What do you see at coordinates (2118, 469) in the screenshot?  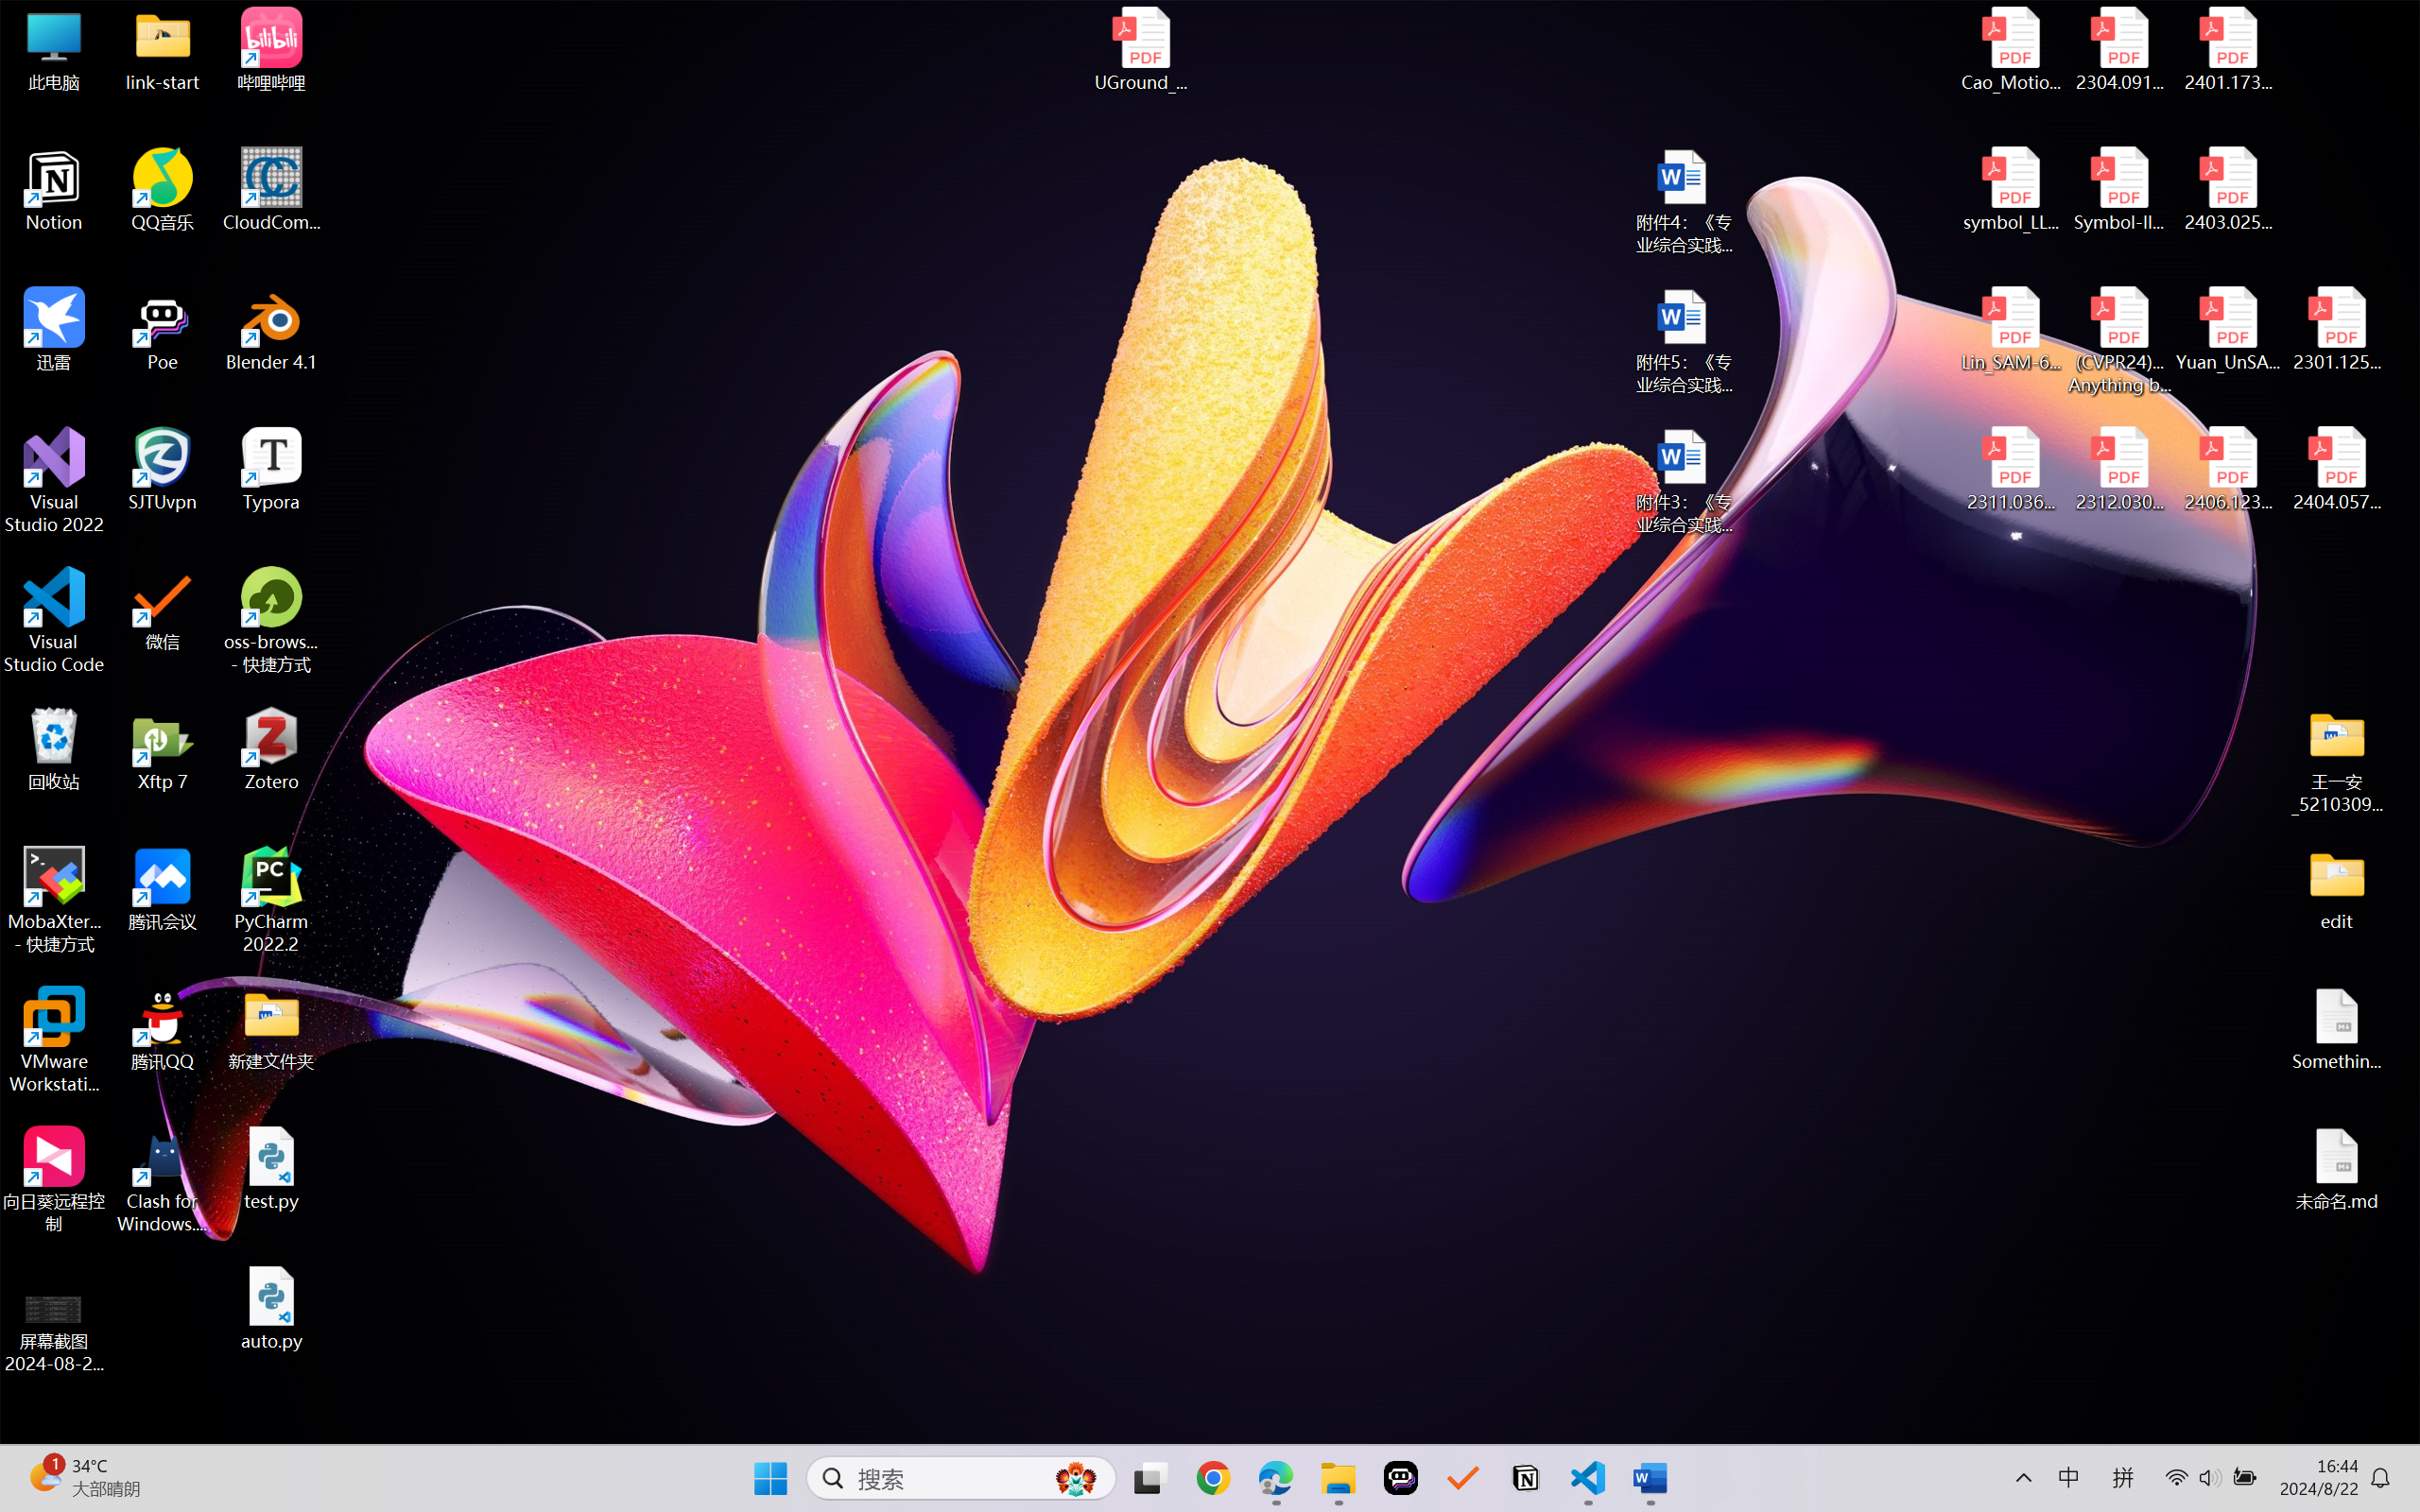 I see `'2312.03032v2.pdf'` at bounding box center [2118, 469].